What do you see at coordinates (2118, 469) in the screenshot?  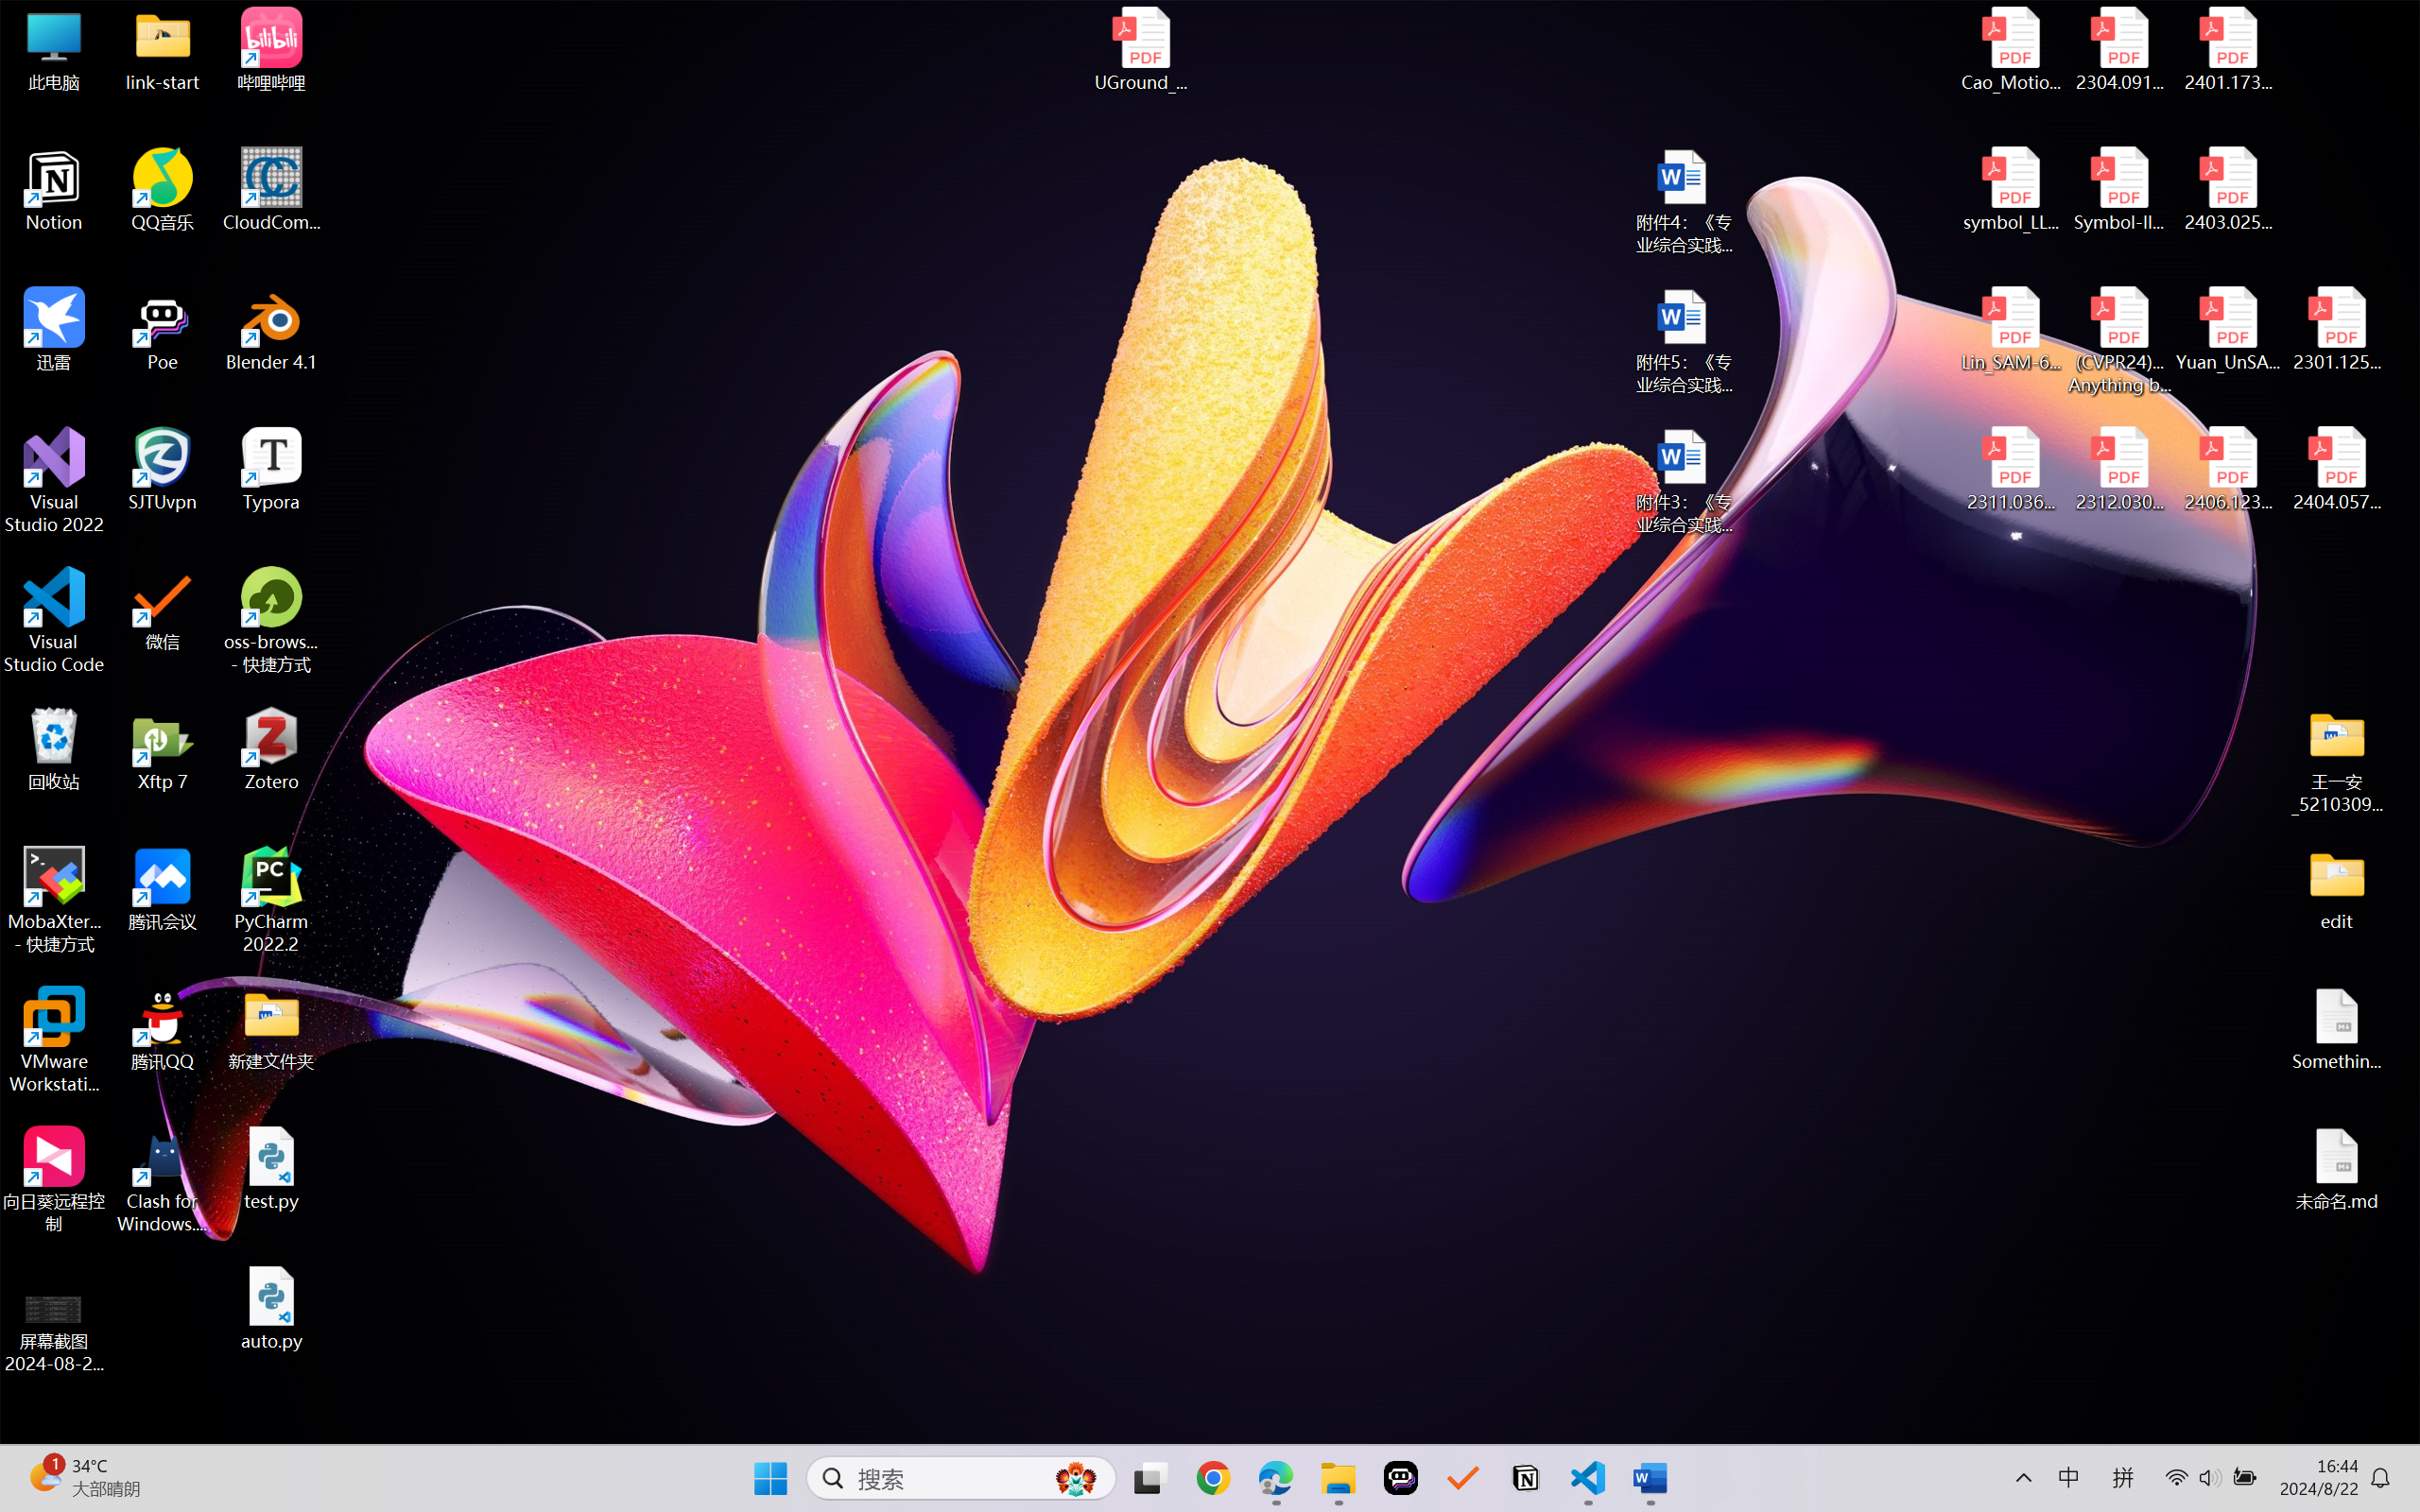 I see `'2312.03032v2.pdf'` at bounding box center [2118, 469].